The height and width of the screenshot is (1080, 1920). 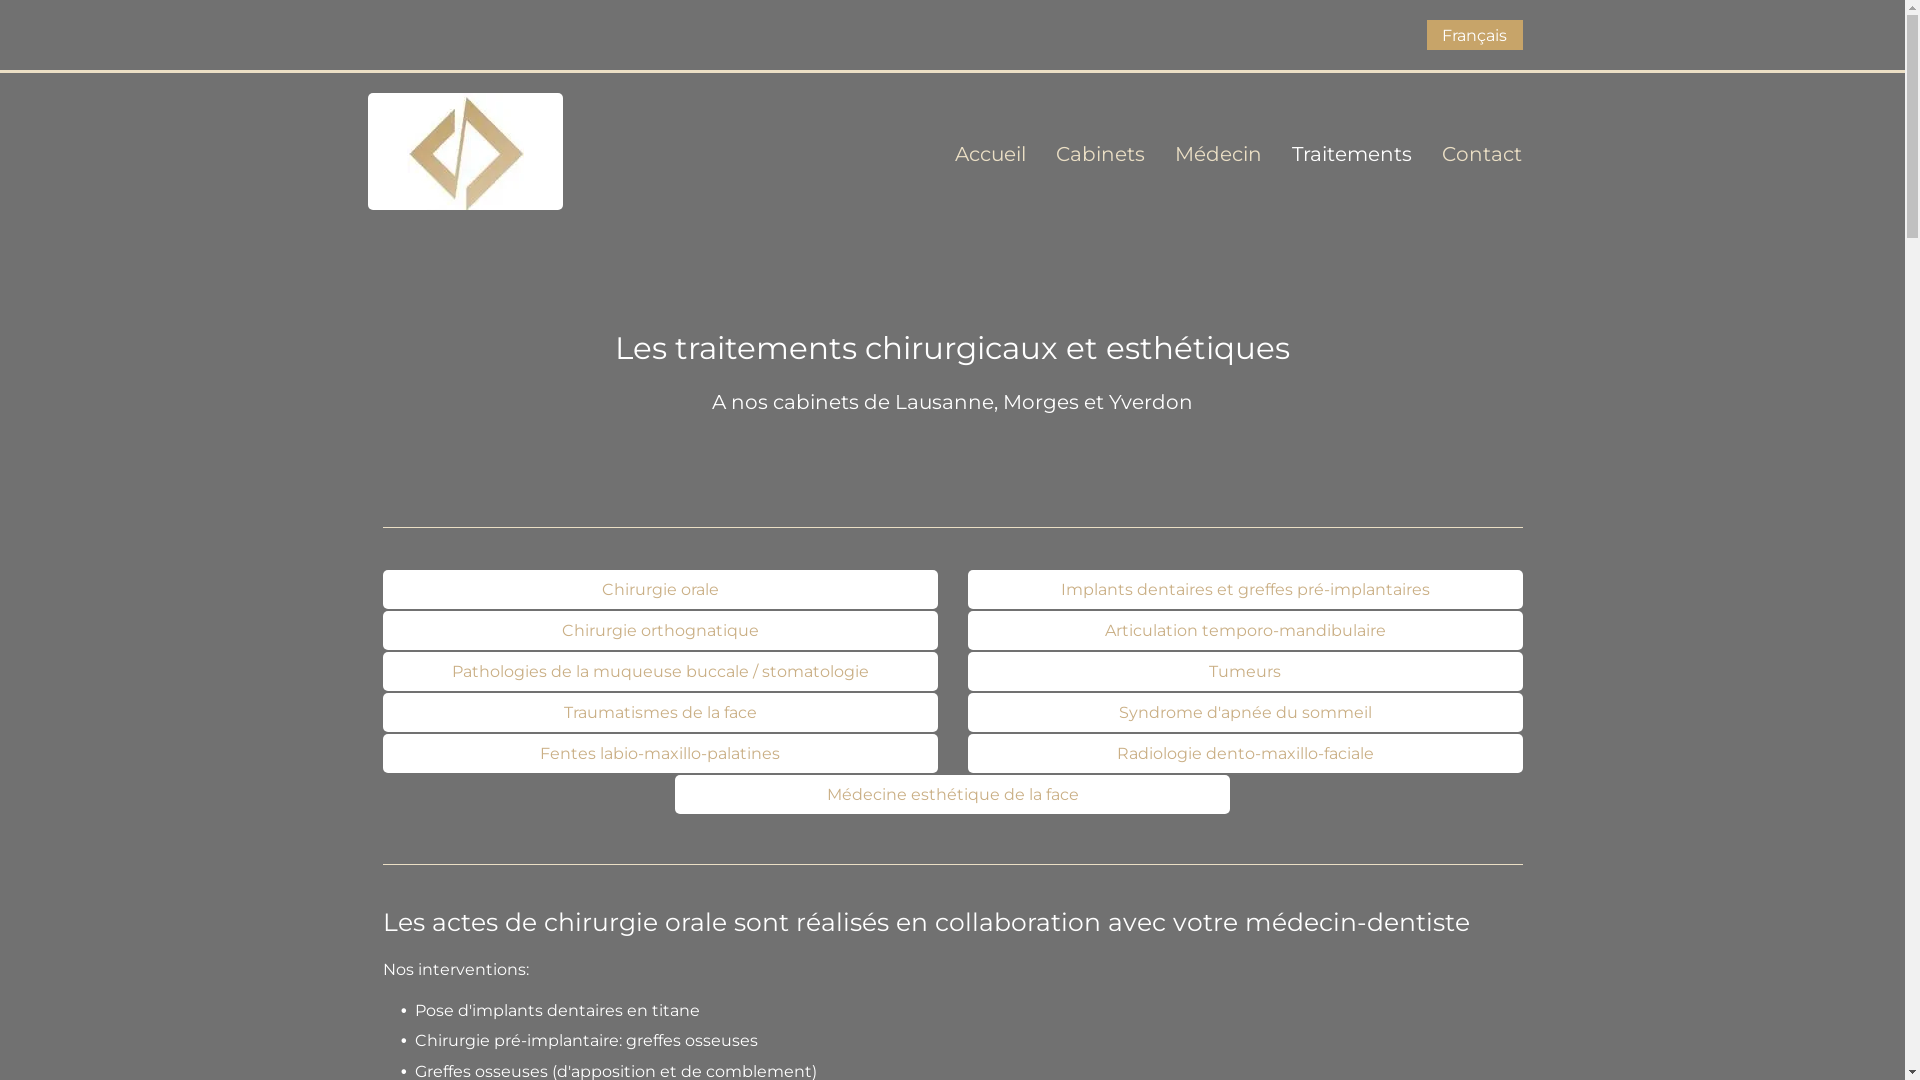 What do you see at coordinates (659, 671) in the screenshot?
I see `'Pathologies de la muqueuse buccale / stomatologie'` at bounding box center [659, 671].